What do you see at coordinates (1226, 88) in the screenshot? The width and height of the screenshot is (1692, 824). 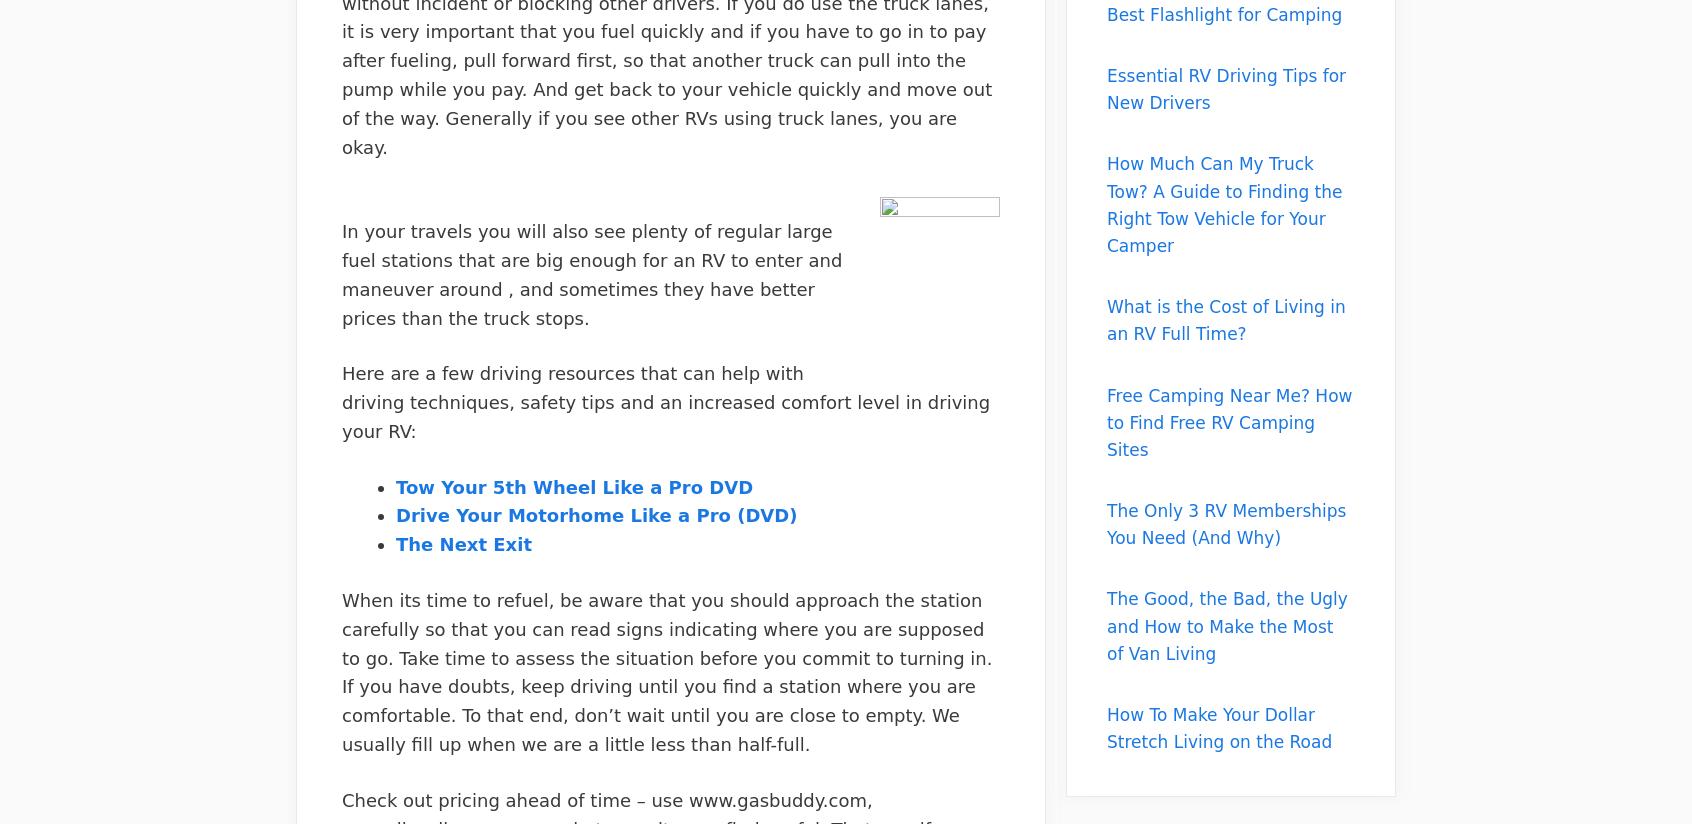 I see `'Essential RV Driving Tips for New Drivers'` at bounding box center [1226, 88].